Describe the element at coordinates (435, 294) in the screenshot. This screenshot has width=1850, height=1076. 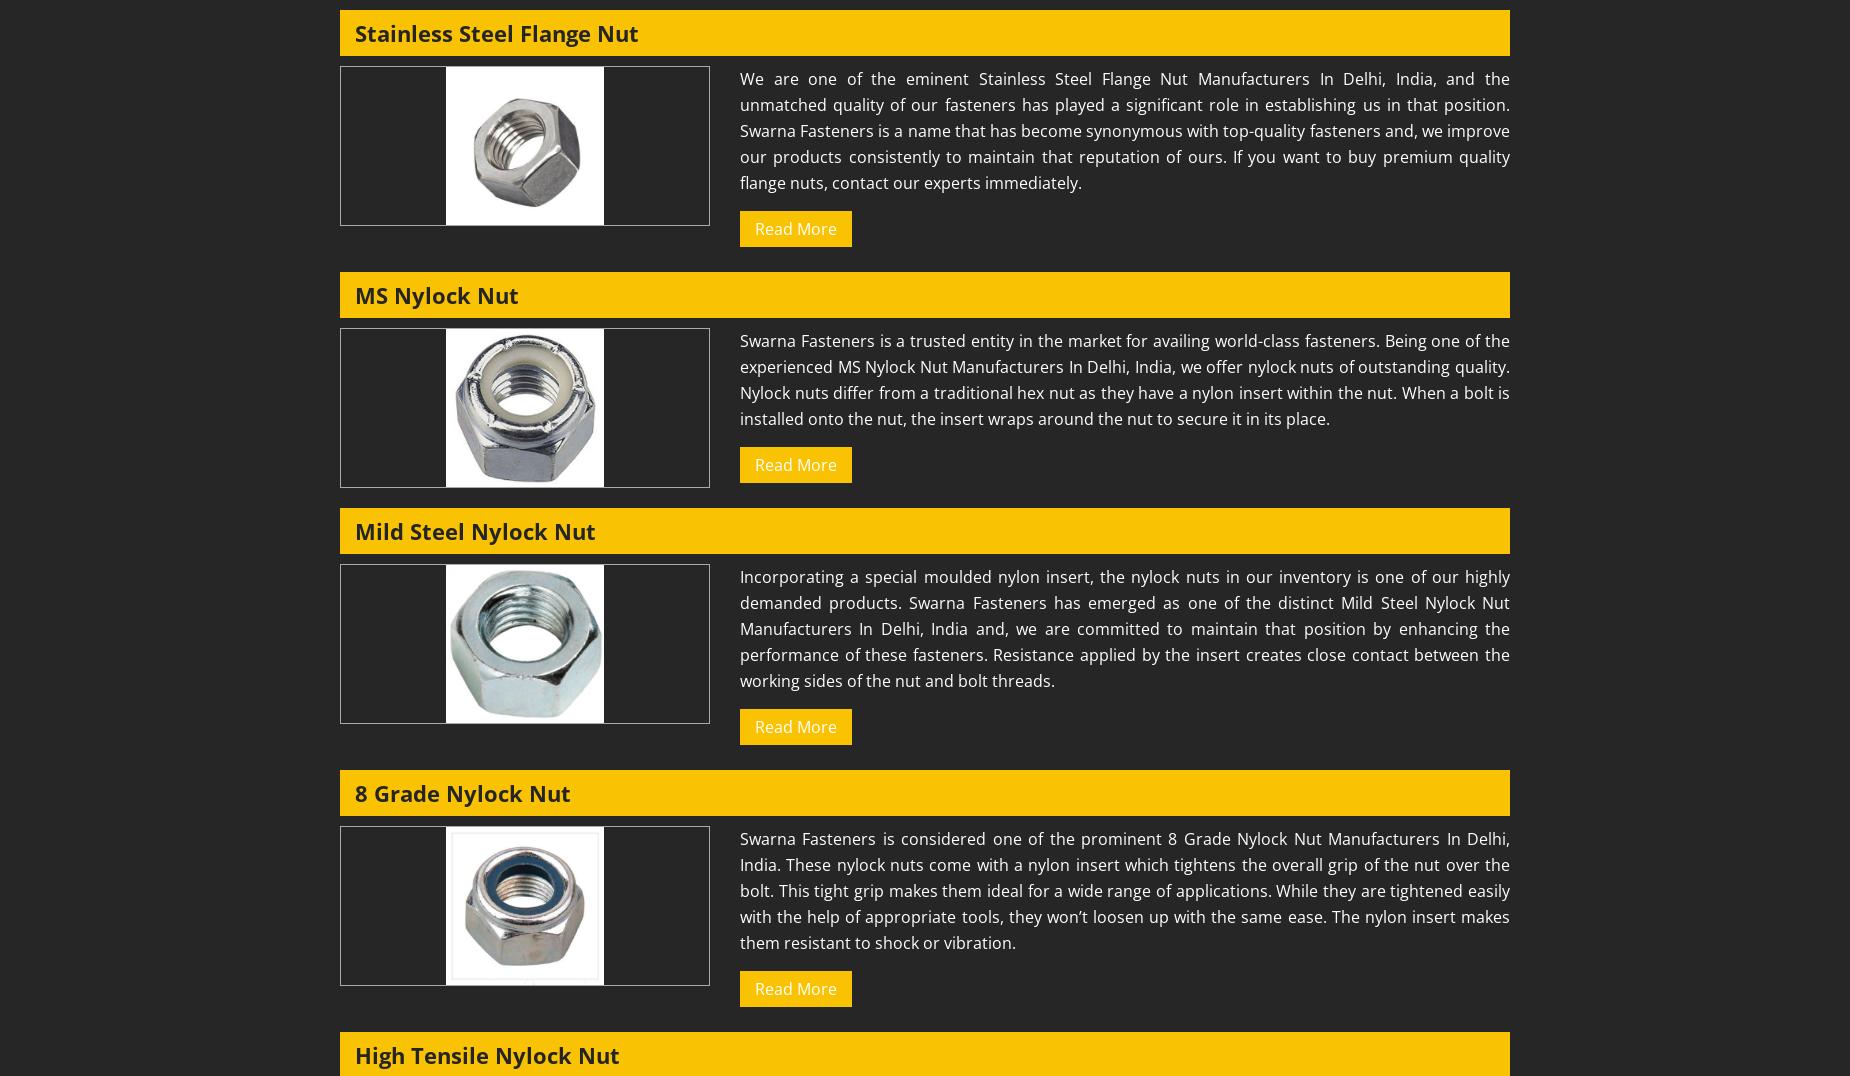
I see `'MS Nylock Nut'` at that location.